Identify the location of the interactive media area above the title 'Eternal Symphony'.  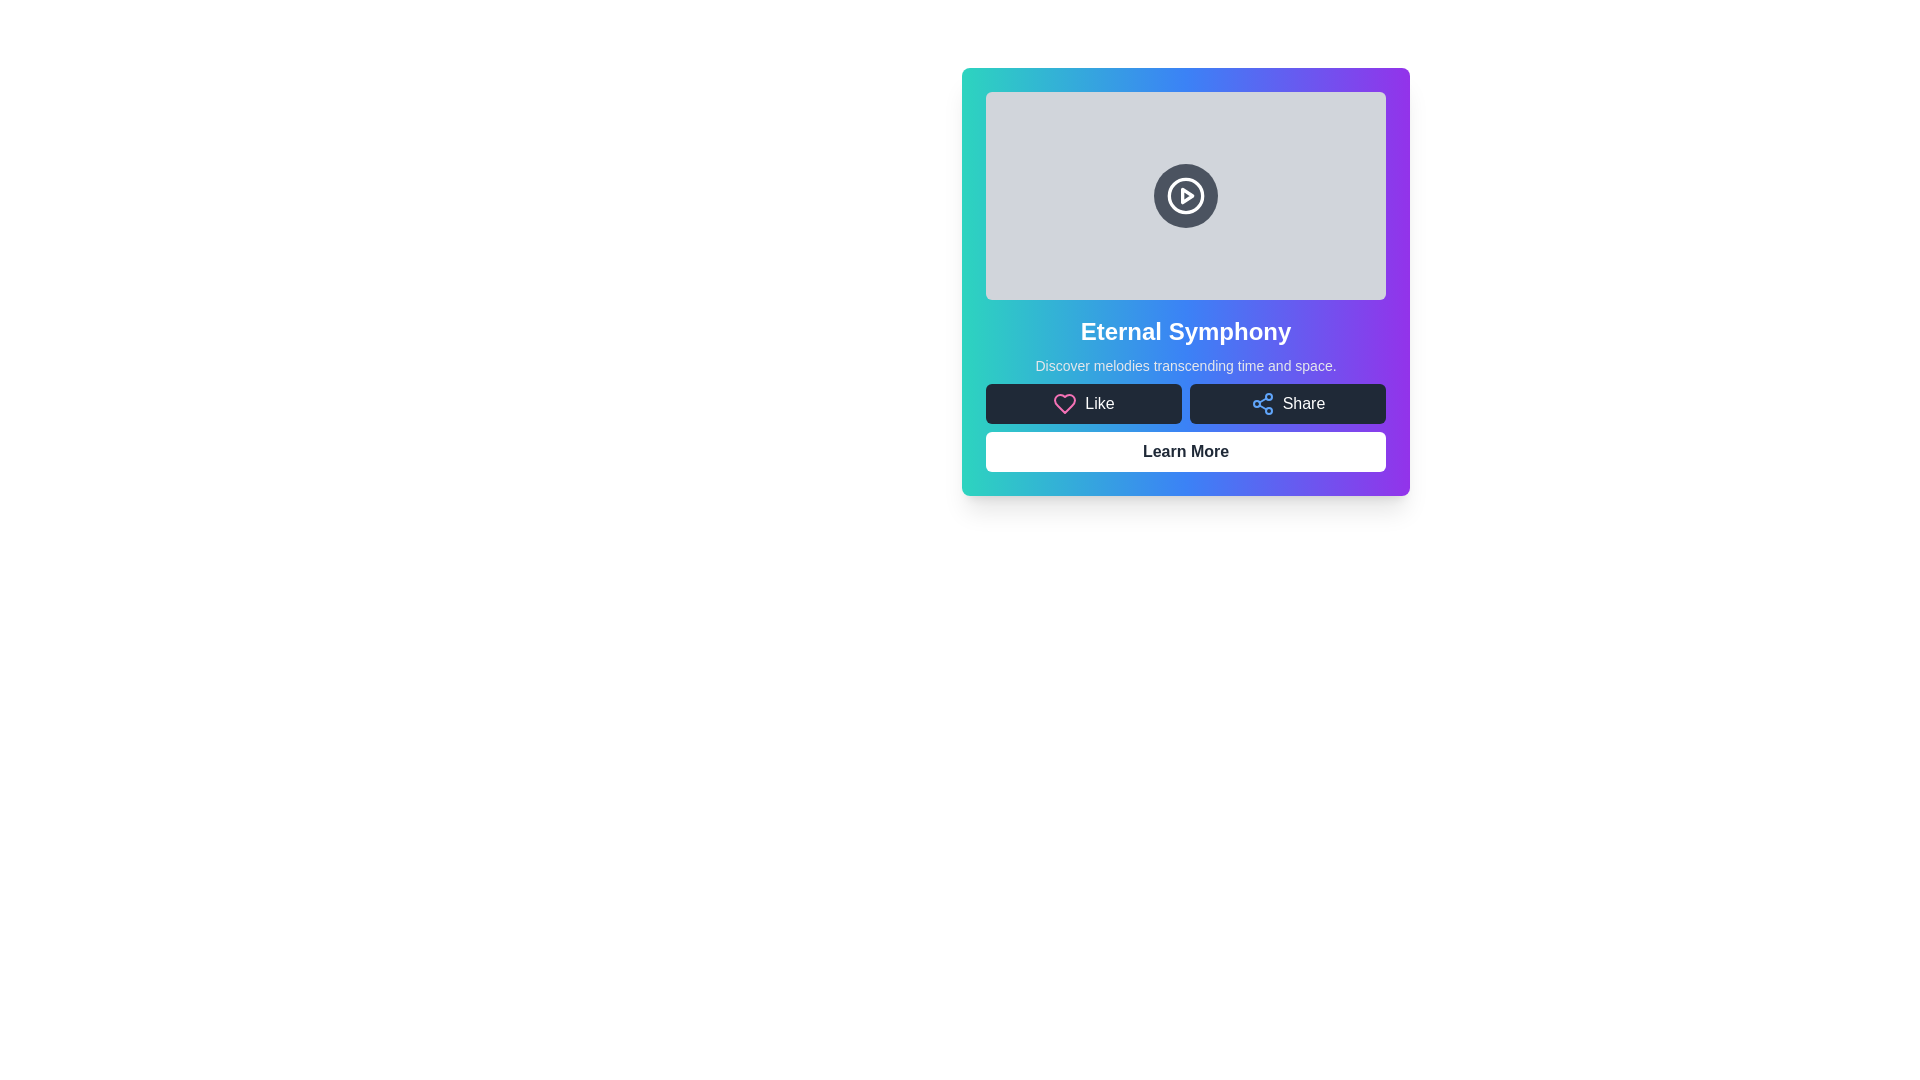
(1185, 196).